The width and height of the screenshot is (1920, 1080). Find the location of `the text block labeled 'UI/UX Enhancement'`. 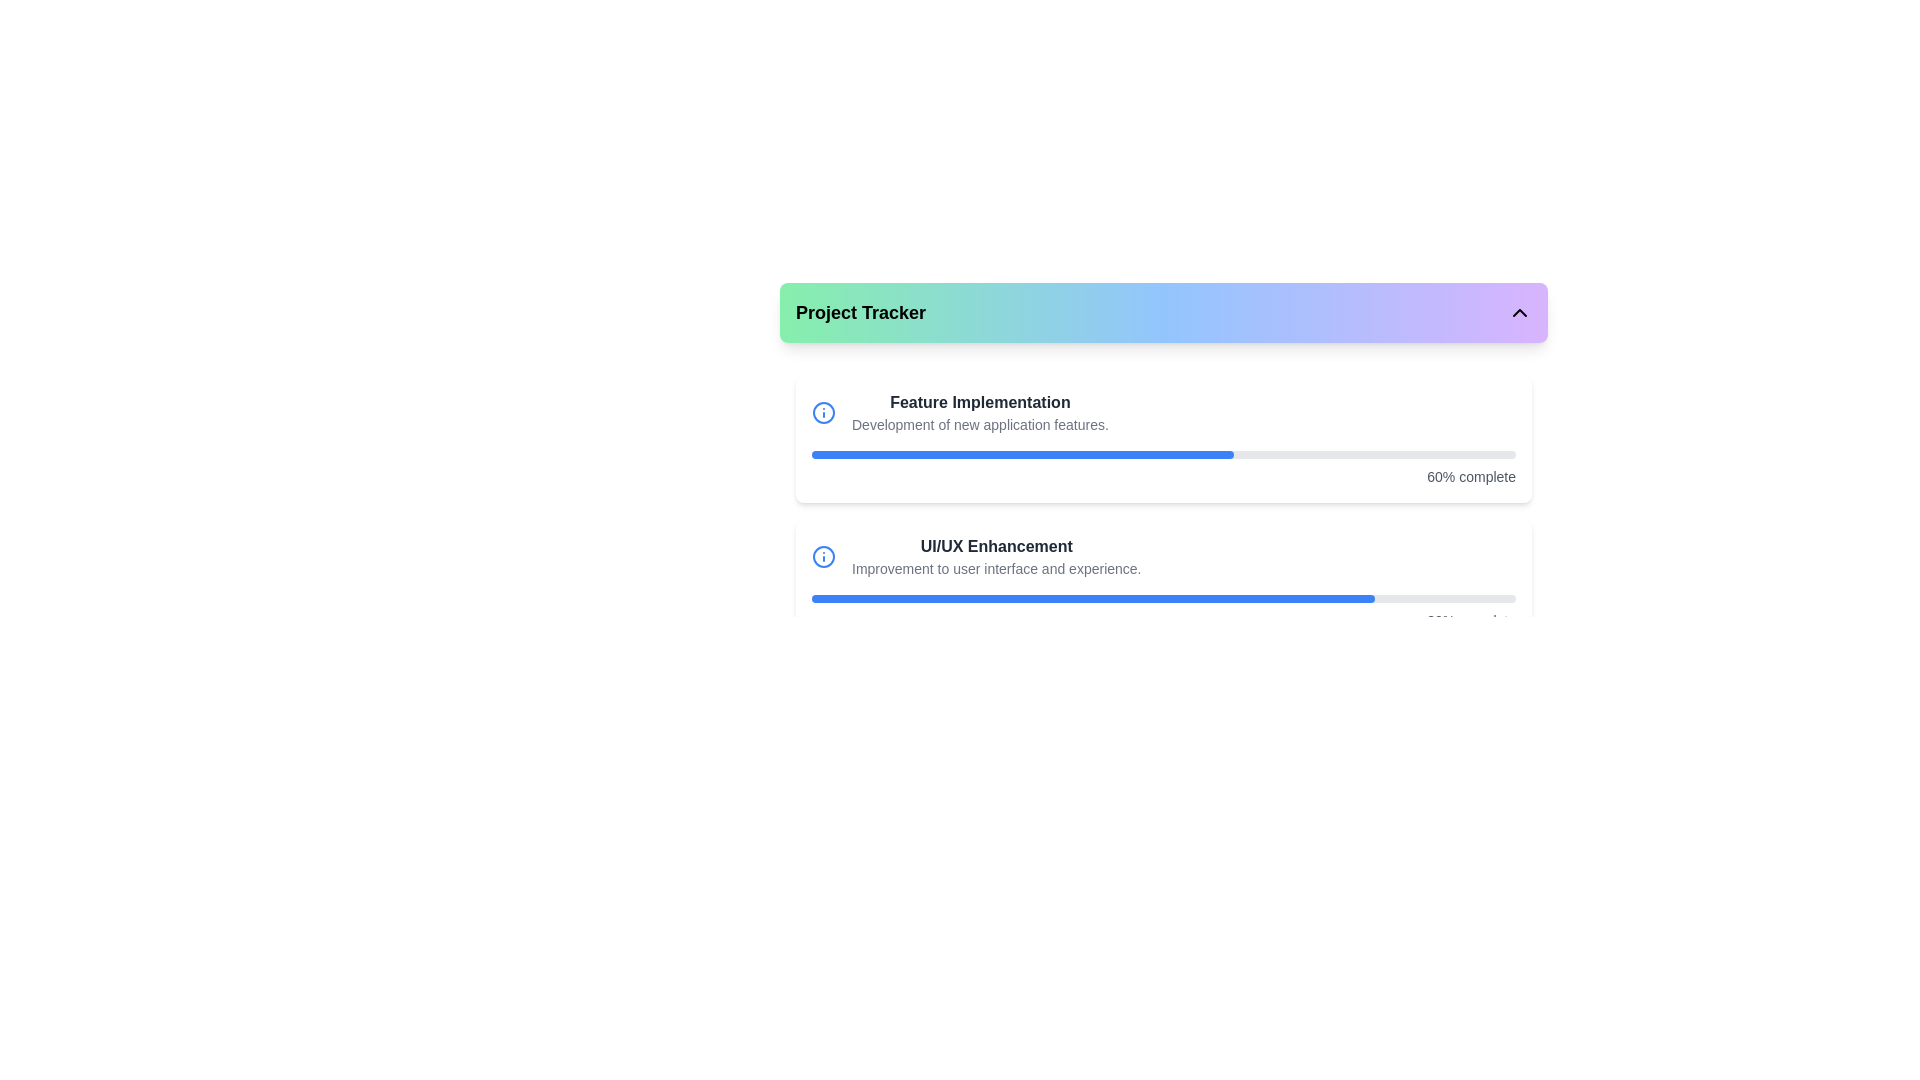

the text block labeled 'UI/UX Enhancement' is located at coordinates (996, 556).